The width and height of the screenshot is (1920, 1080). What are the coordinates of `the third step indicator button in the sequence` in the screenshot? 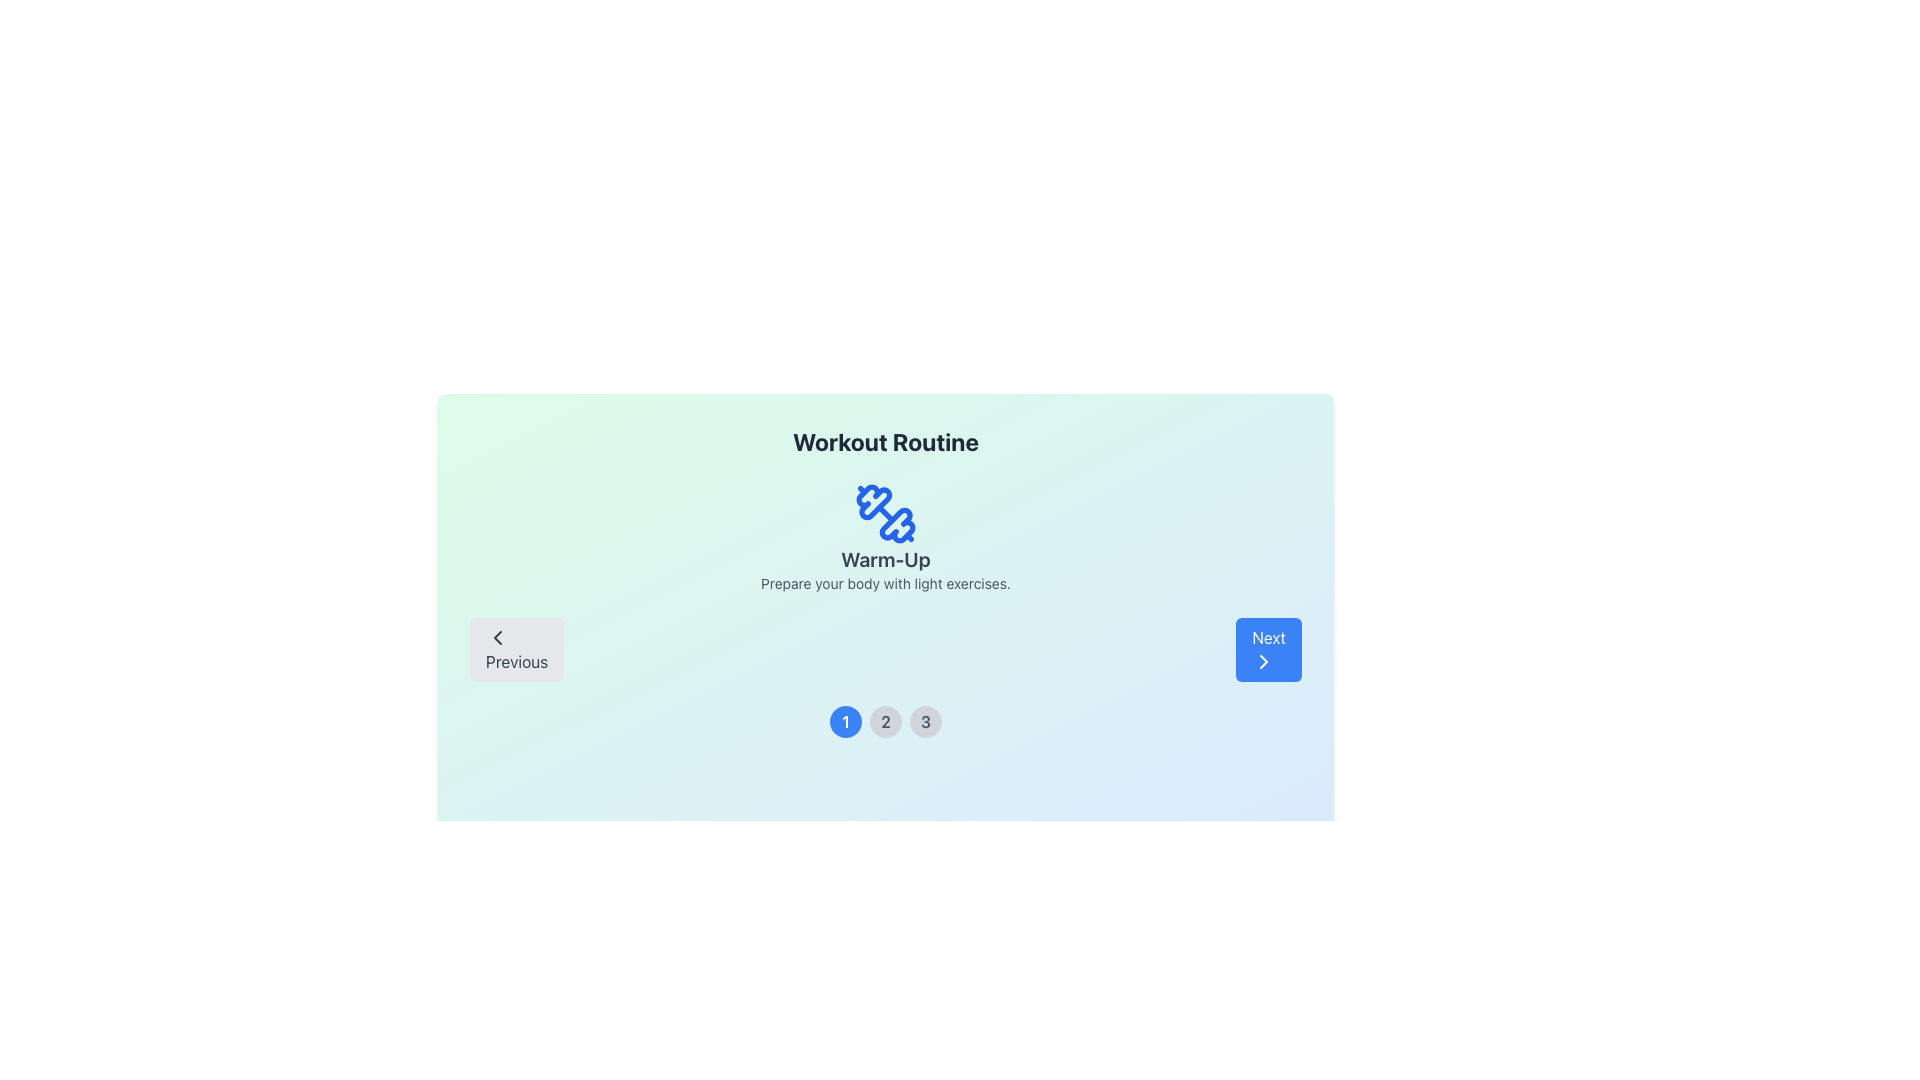 It's located at (925, 721).